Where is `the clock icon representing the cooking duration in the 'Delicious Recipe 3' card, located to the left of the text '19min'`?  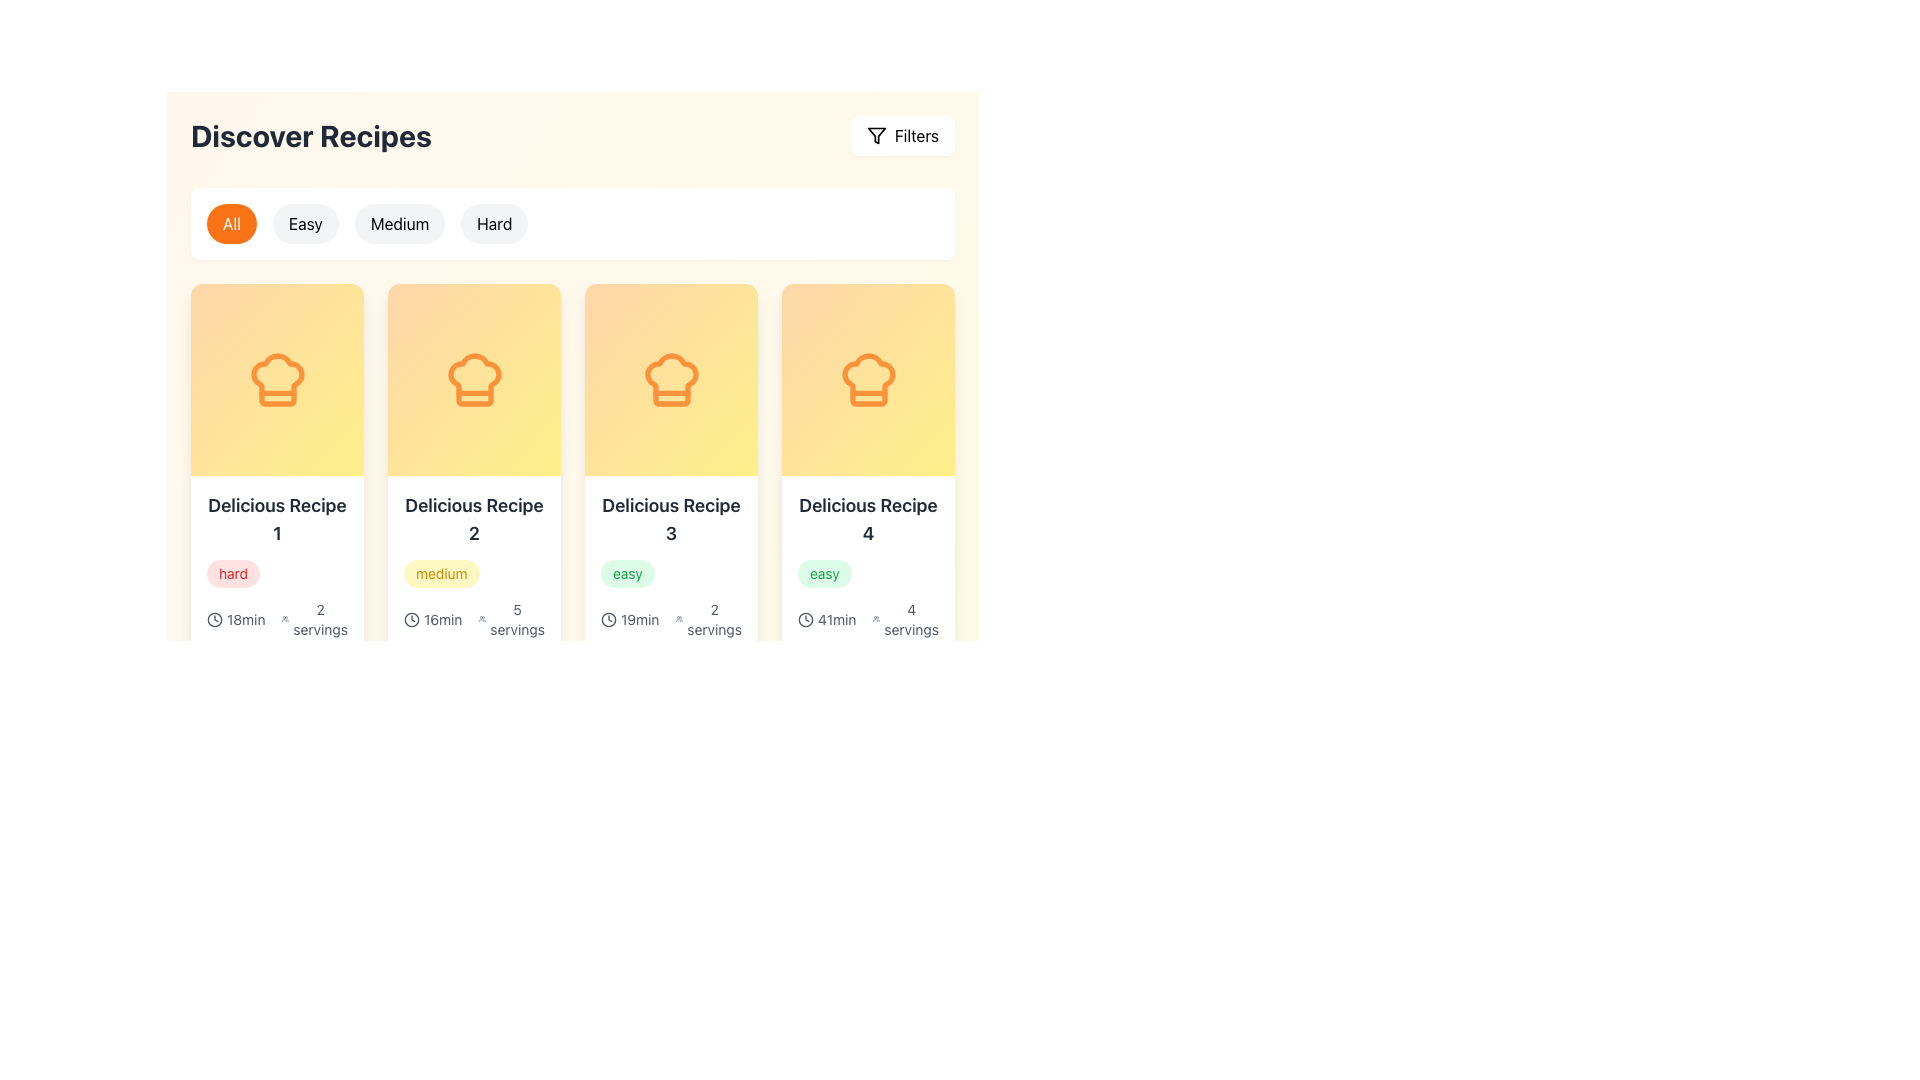 the clock icon representing the cooking duration in the 'Delicious Recipe 3' card, located to the left of the text '19min' is located at coordinates (608, 619).